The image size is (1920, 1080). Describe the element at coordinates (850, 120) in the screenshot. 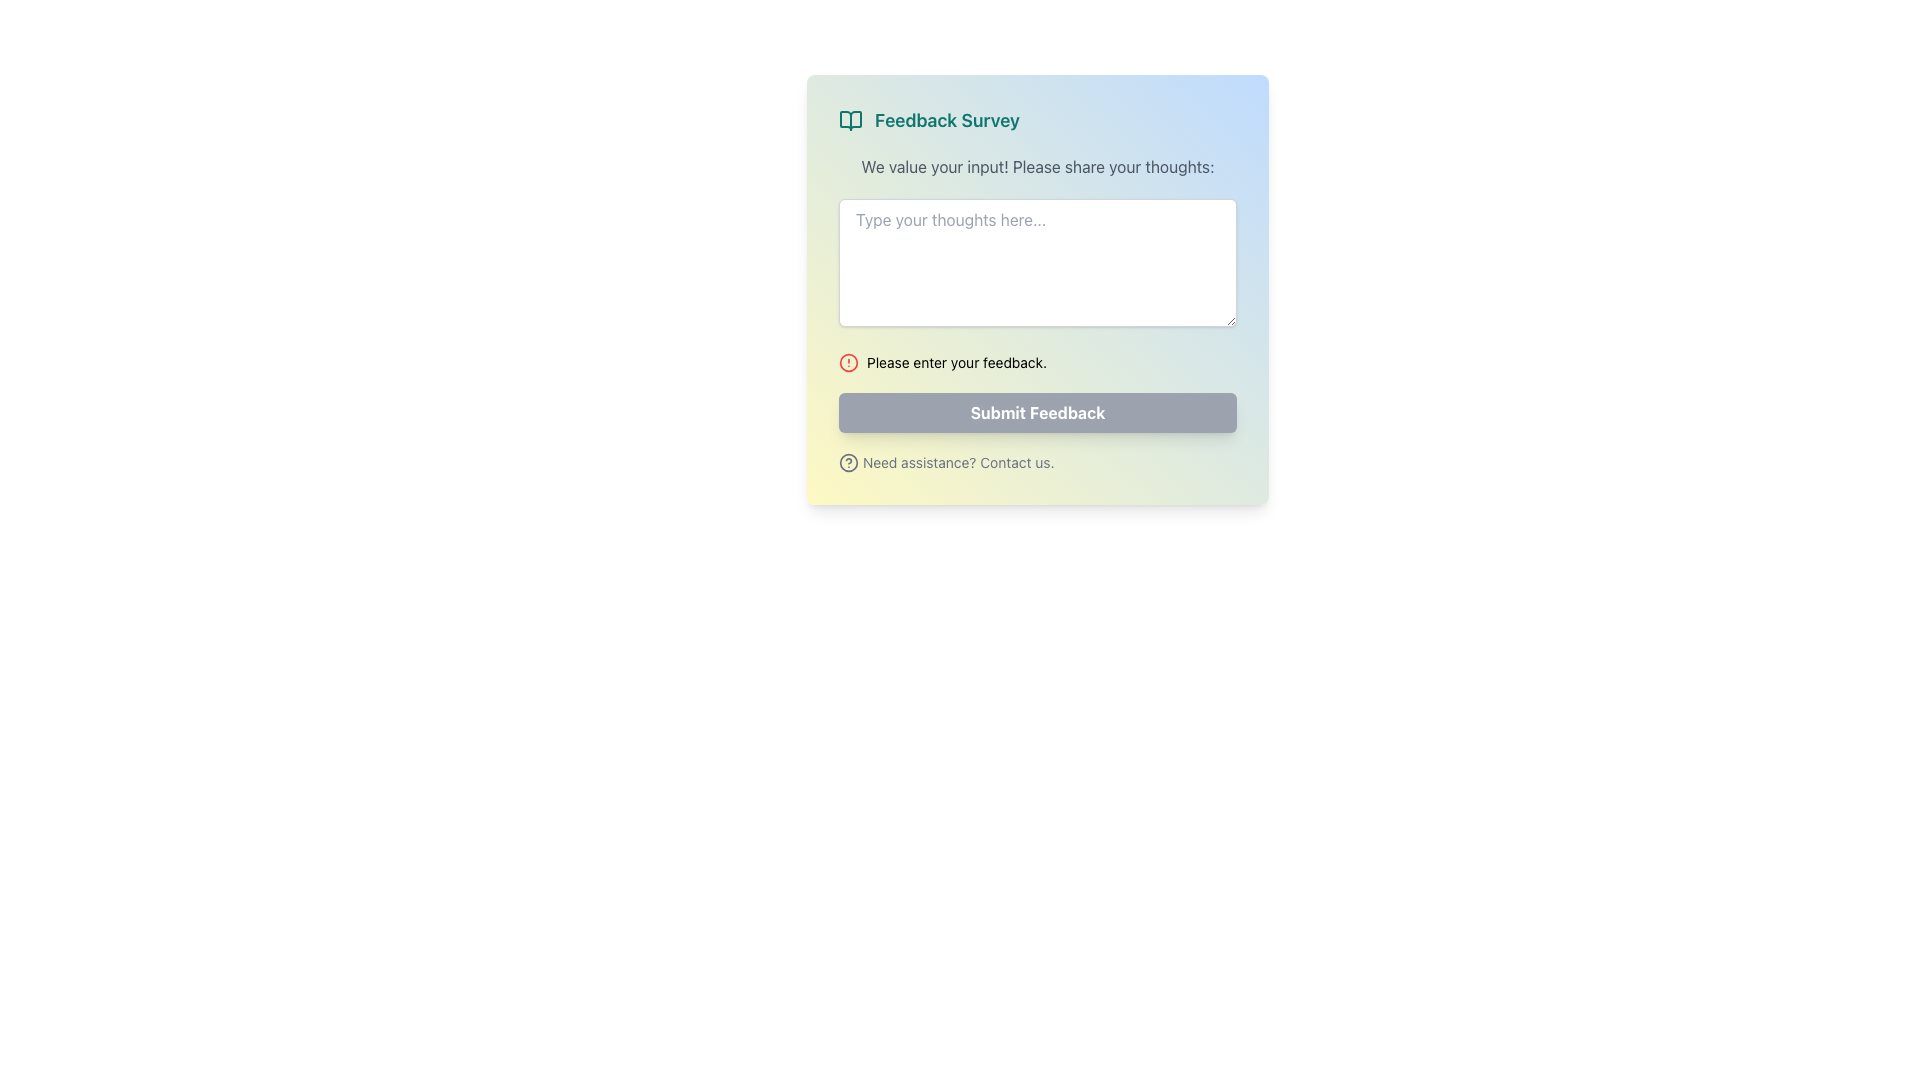

I see `the right half of the open book icon representing the feedback or survey feature in the left pane of the survey modal` at that location.